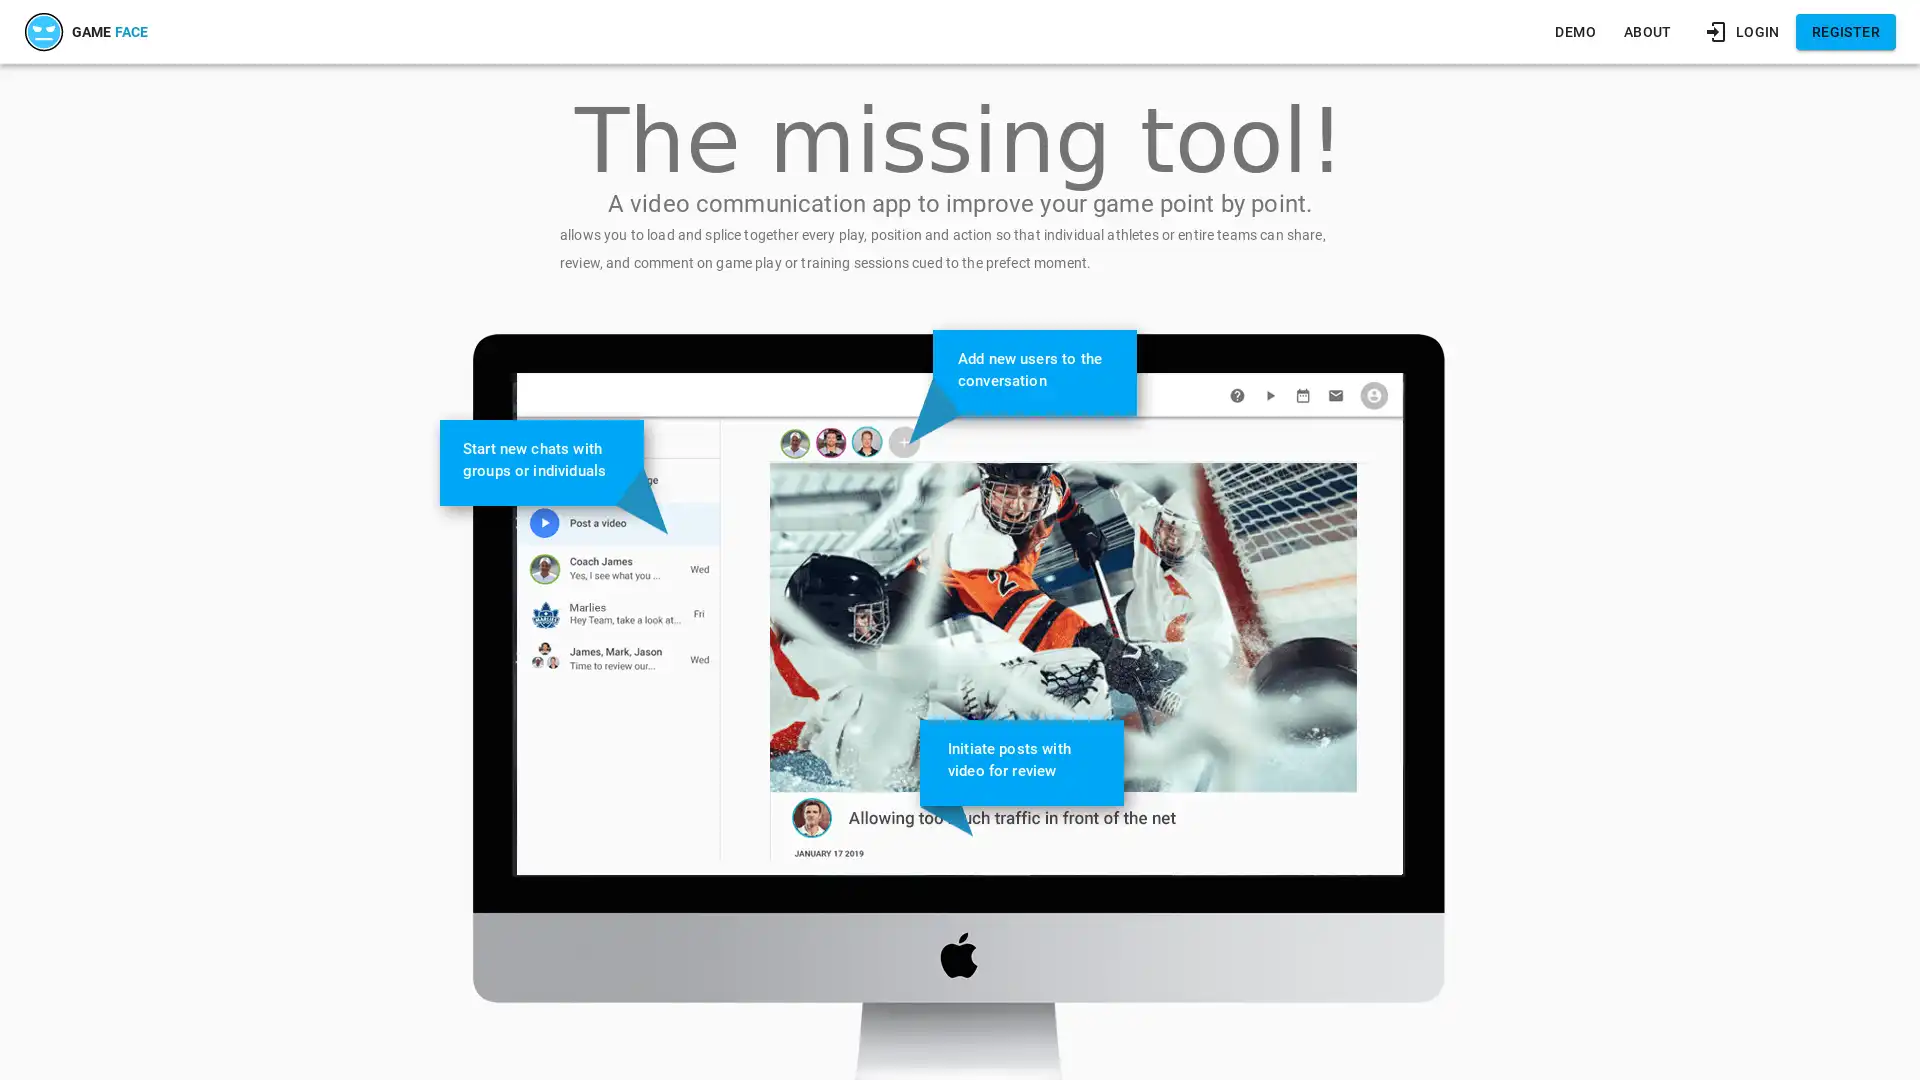 Image resolution: width=1920 pixels, height=1080 pixels. I want to click on ABOUT, so click(1646, 31).